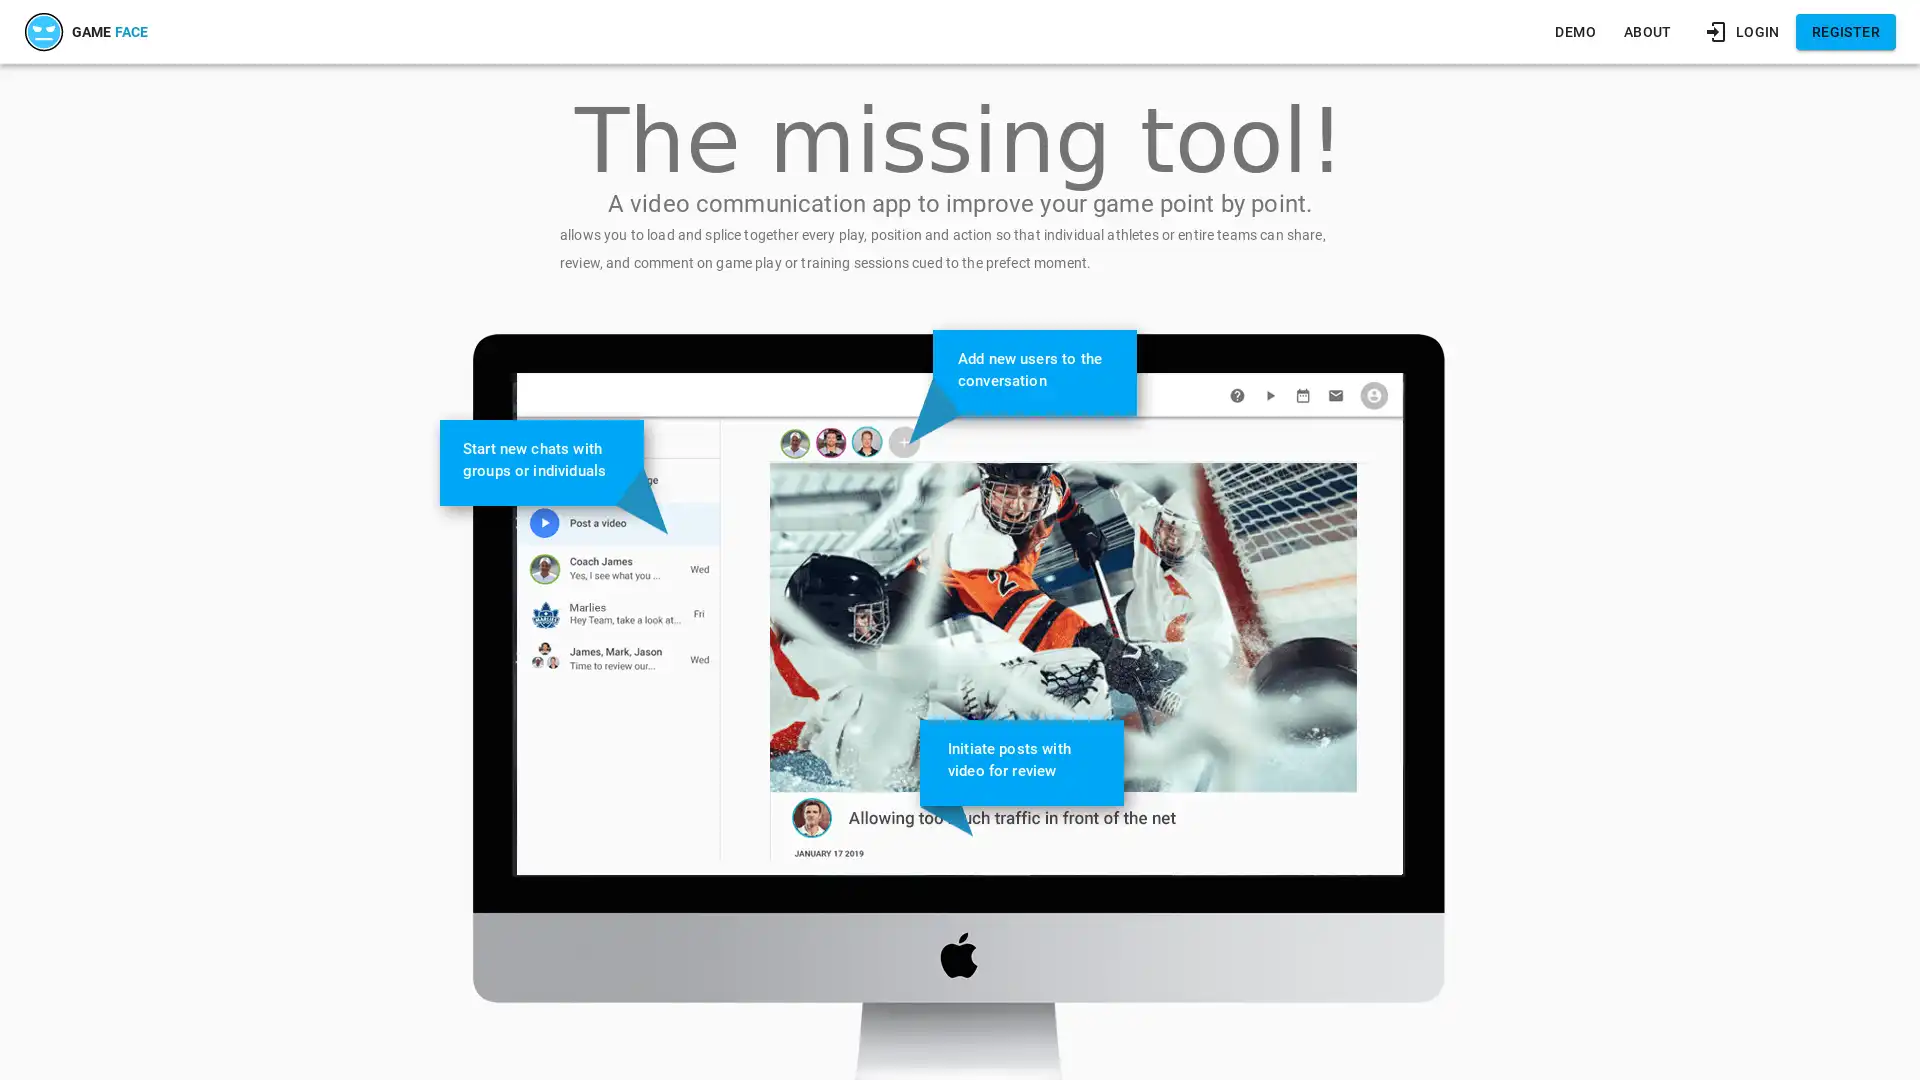 Image resolution: width=1920 pixels, height=1080 pixels. I want to click on ABOUT, so click(1646, 31).